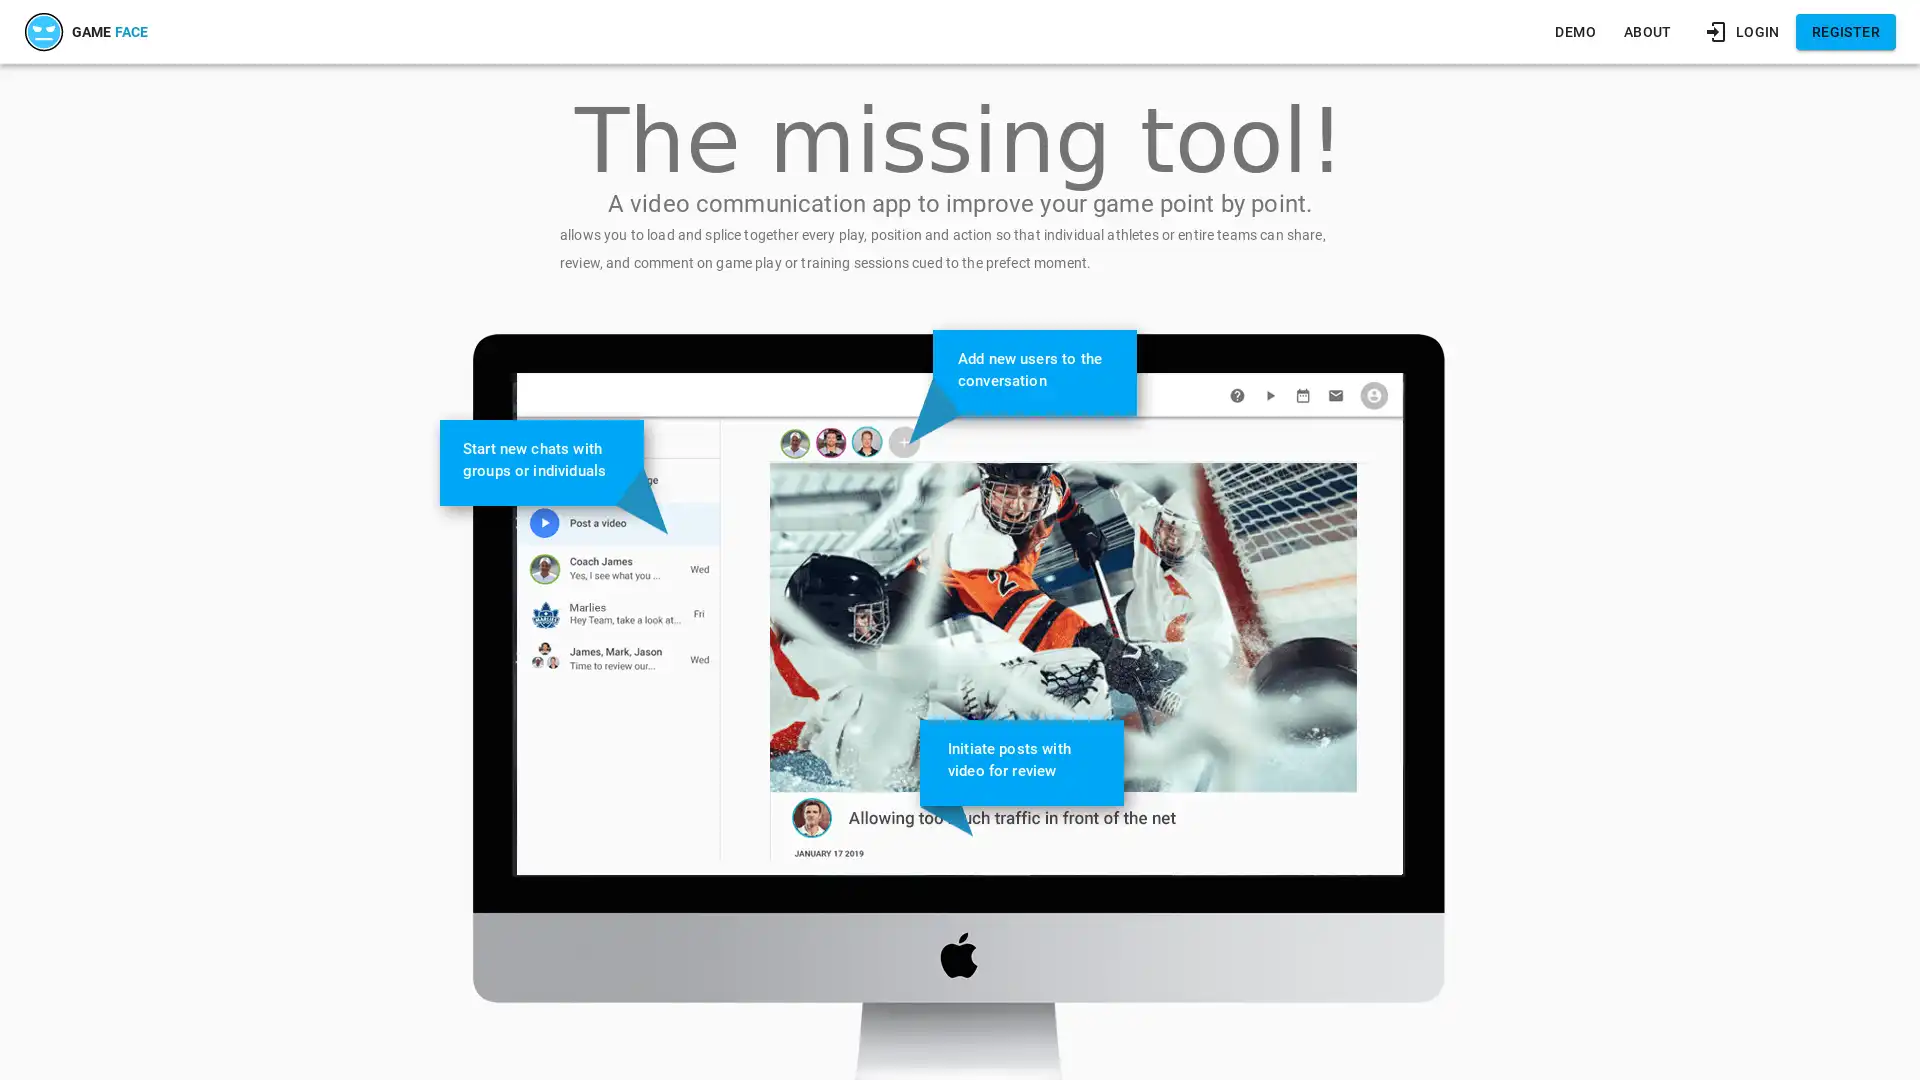 Image resolution: width=1920 pixels, height=1080 pixels. I want to click on ABOUT, so click(1646, 31).